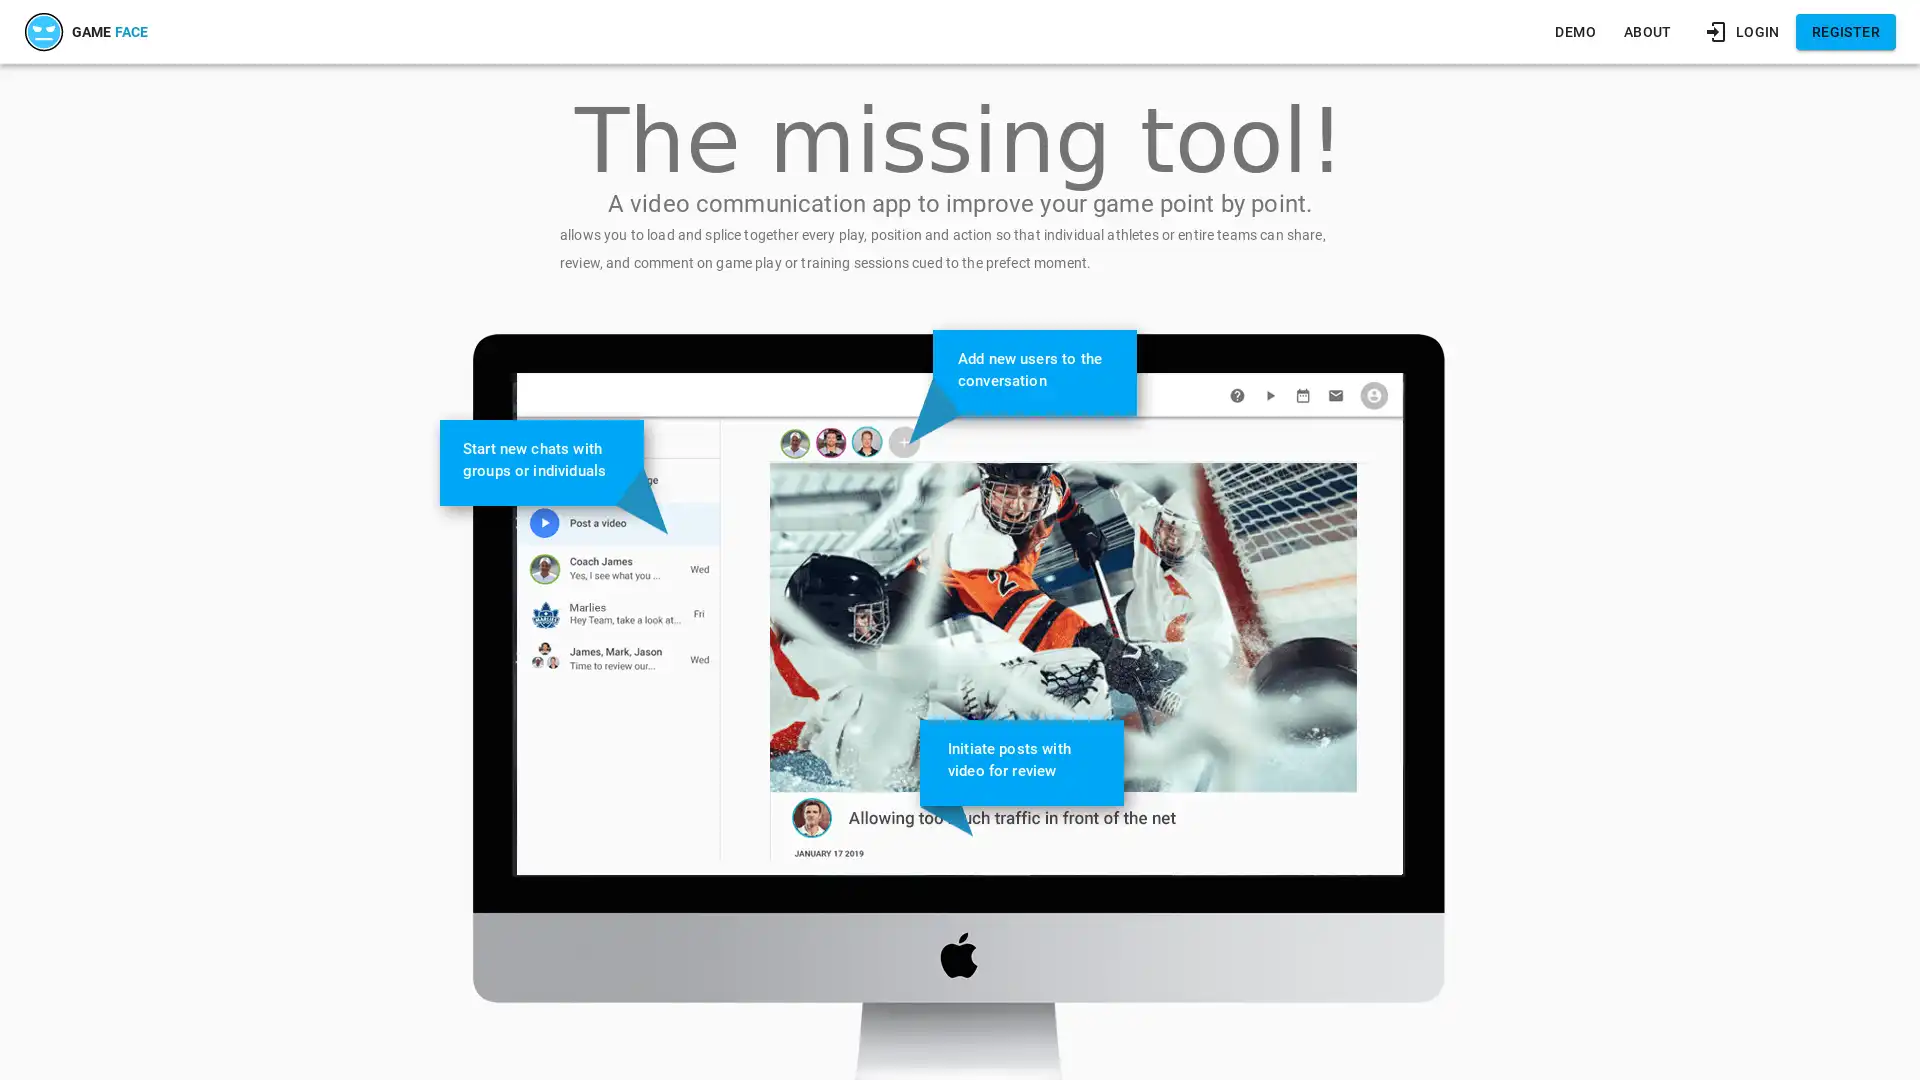 Image resolution: width=1920 pixels, height=1080 pixels. I want to click on ABOUT, so click(1646, 31).